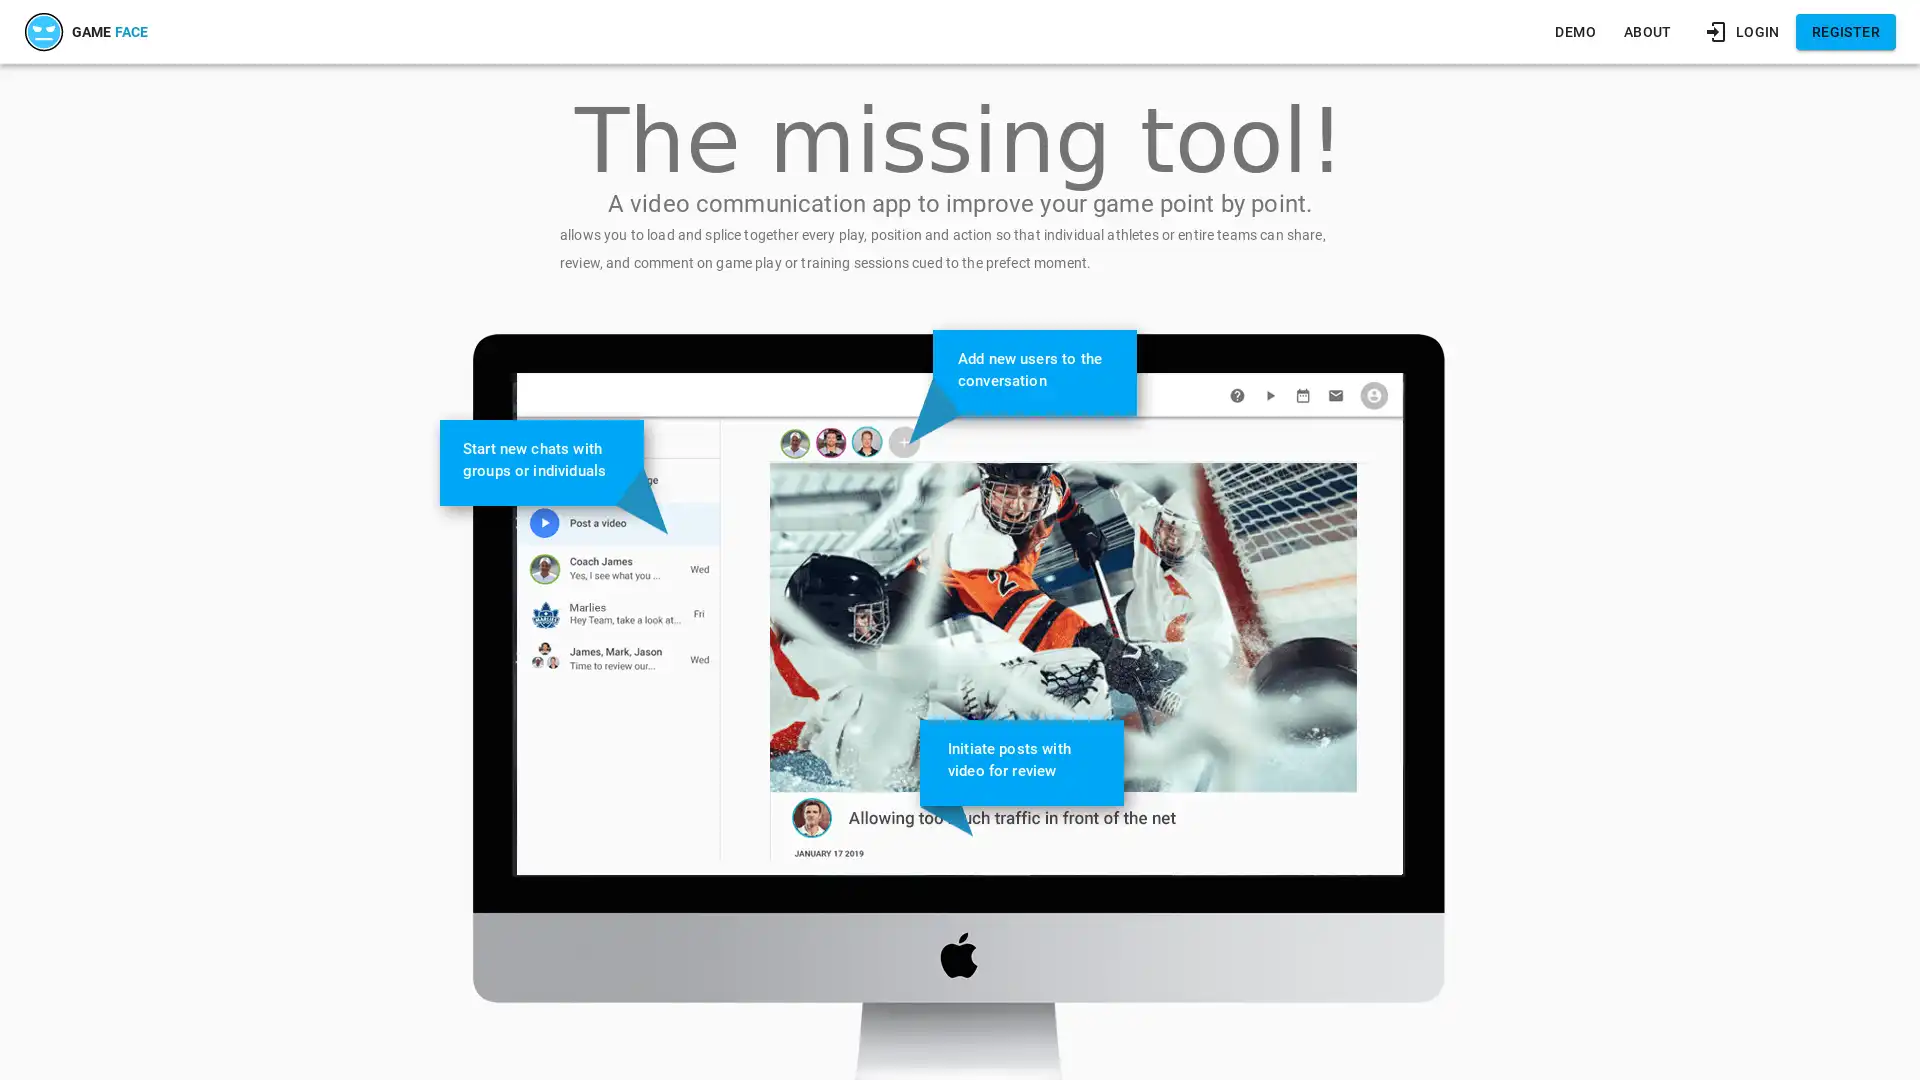 Image resolution: width=1920 pixels, height=1080 pixels. I want to click on ABOUT, so click(1646, 31).